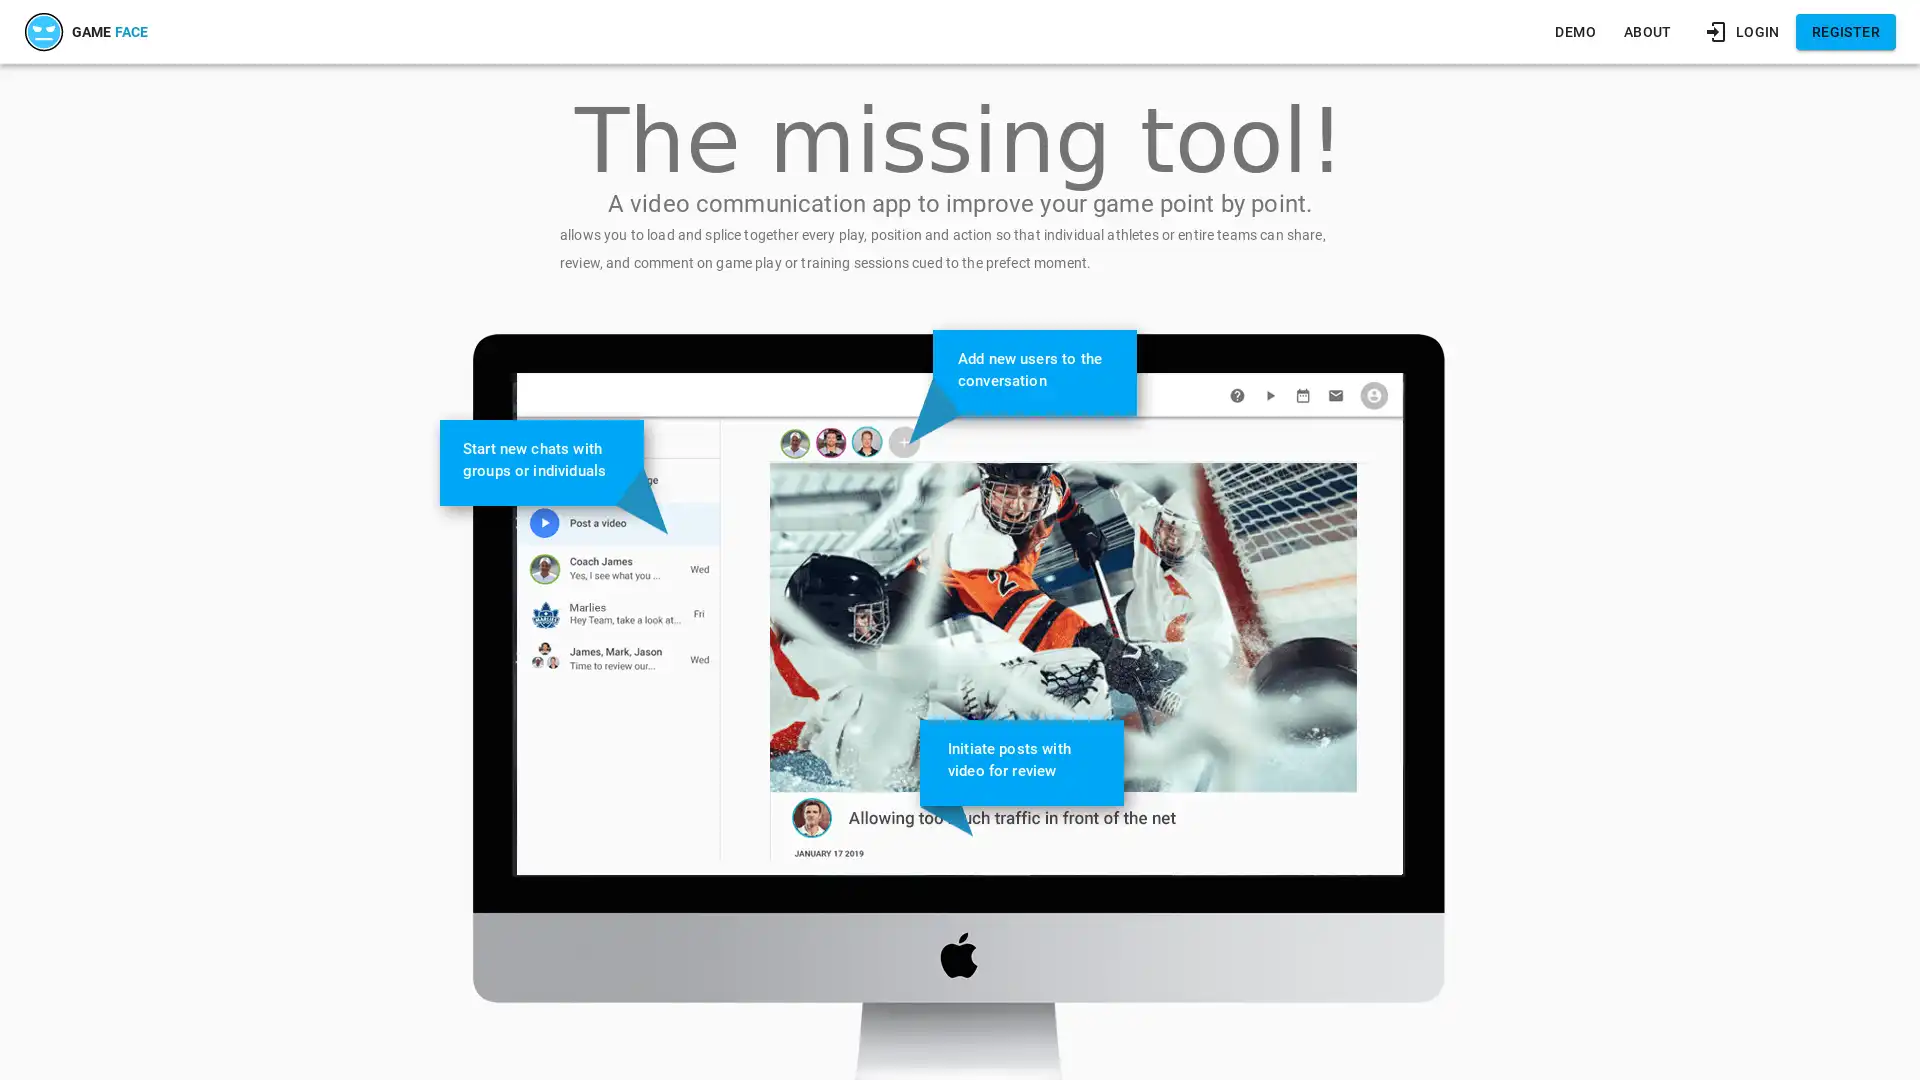 Image resolution: width=1920 pixels, height=1080 pixels. I want to click on ABOUT, so click(1646, 31).